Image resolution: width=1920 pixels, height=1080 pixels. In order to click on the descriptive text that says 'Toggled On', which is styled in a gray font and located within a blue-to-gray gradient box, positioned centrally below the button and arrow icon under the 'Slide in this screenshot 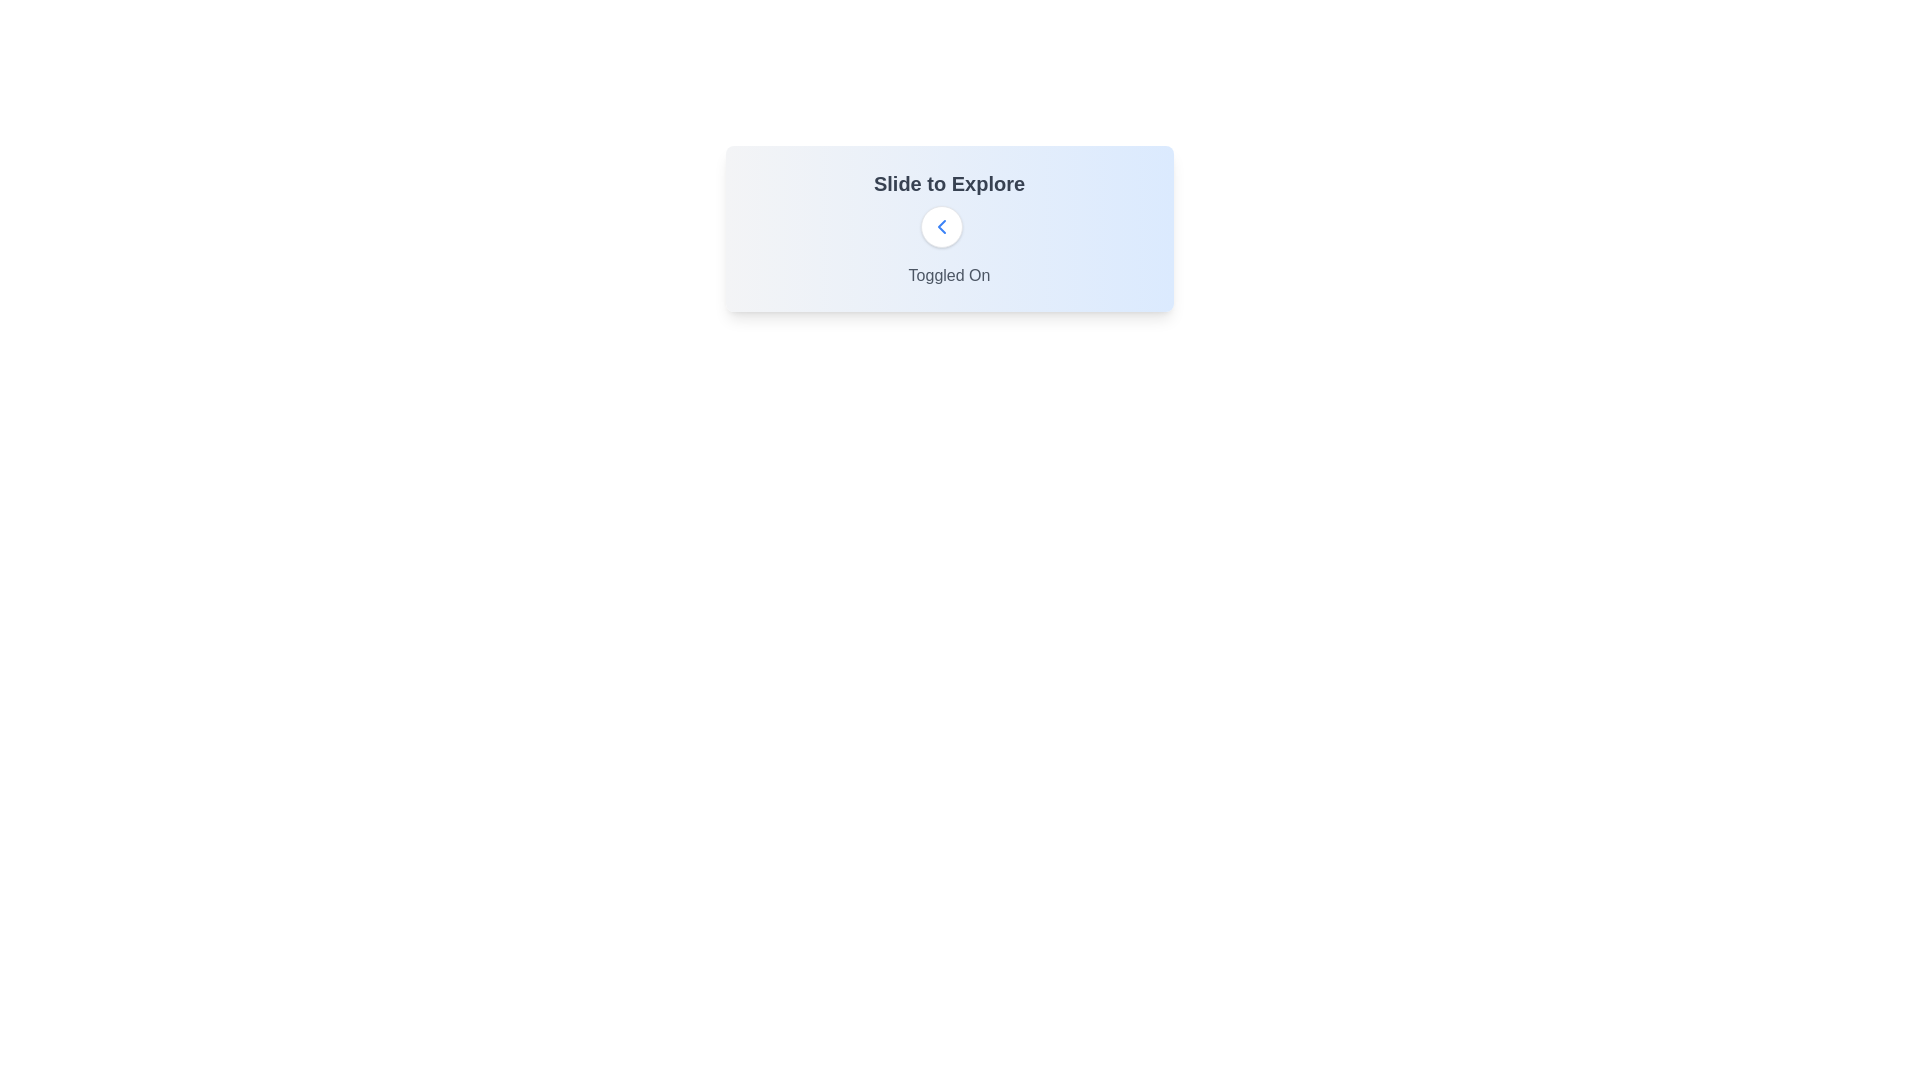, I will do `click(948, 276)`.